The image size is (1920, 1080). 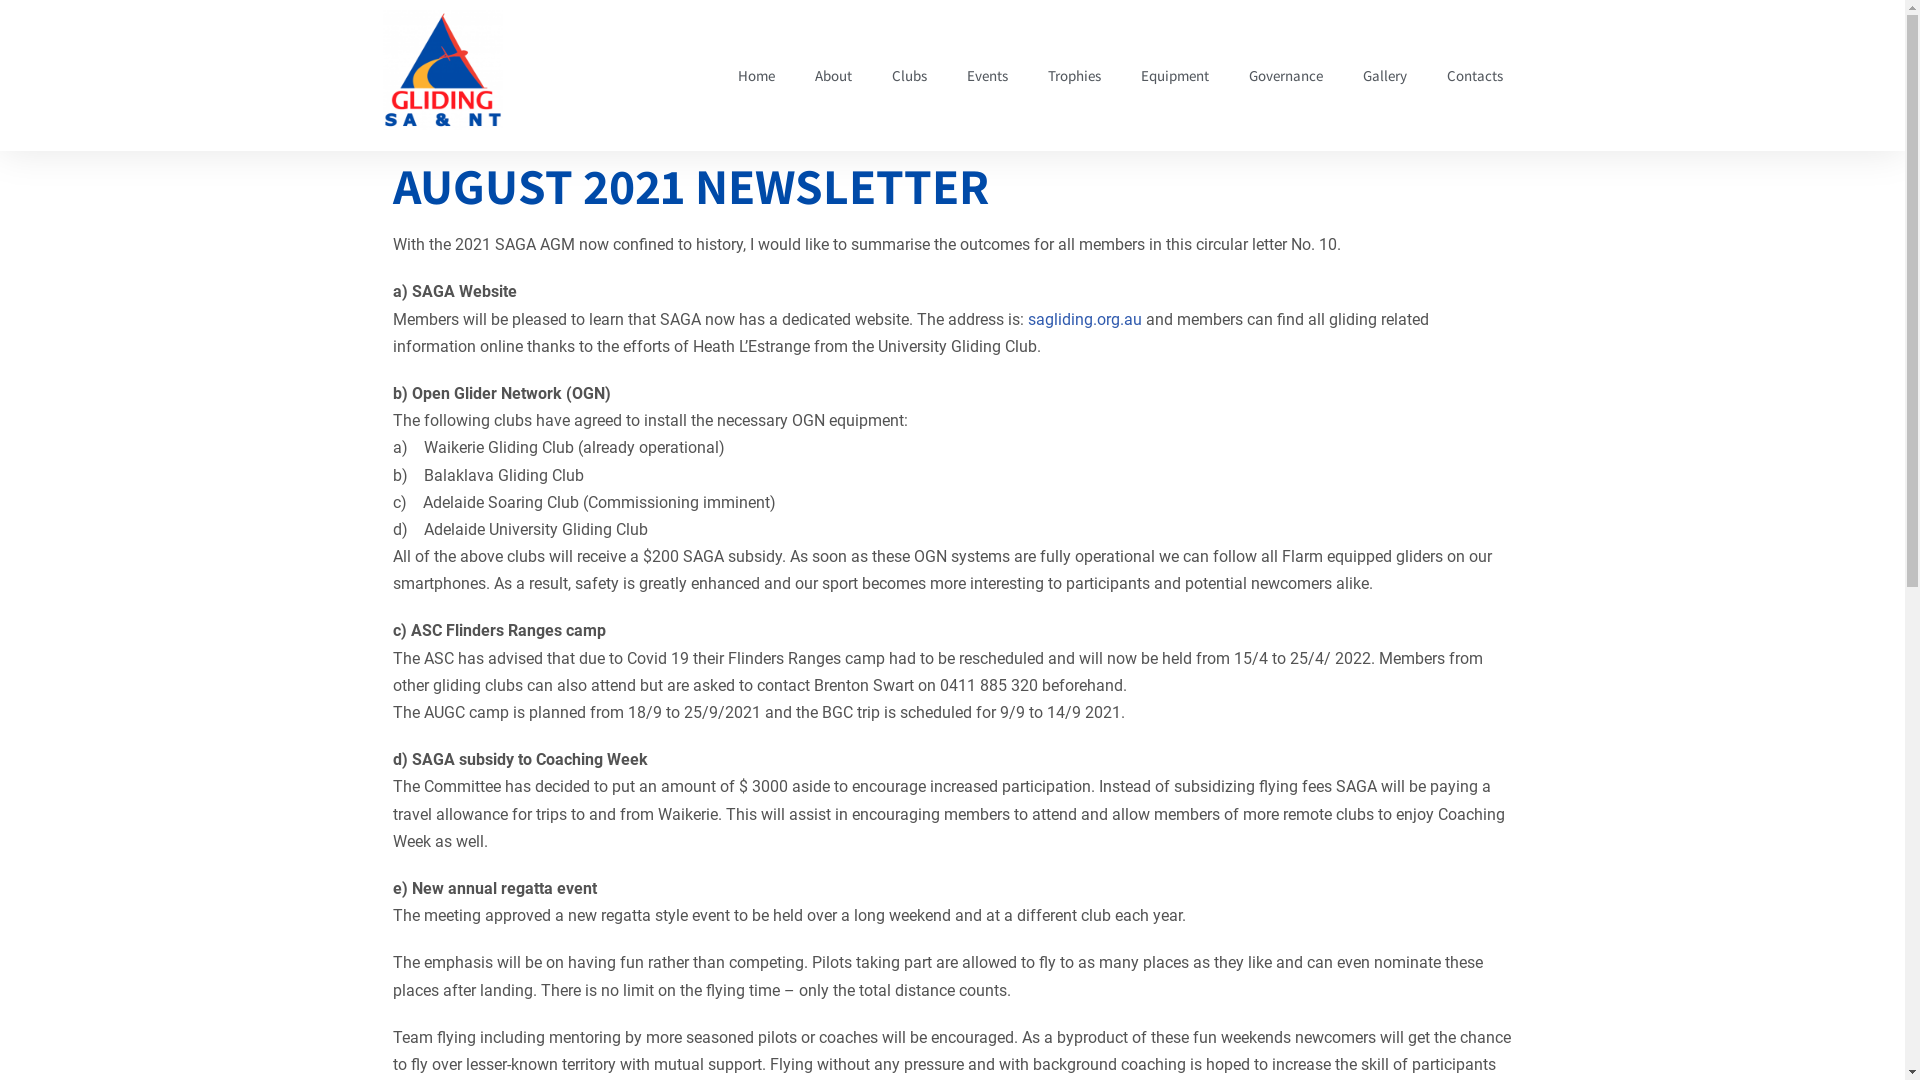 What do you see at coordinates (1174, 75) in the screenshot?
I see `'Equipment'` at bounding box center [1174, 75].